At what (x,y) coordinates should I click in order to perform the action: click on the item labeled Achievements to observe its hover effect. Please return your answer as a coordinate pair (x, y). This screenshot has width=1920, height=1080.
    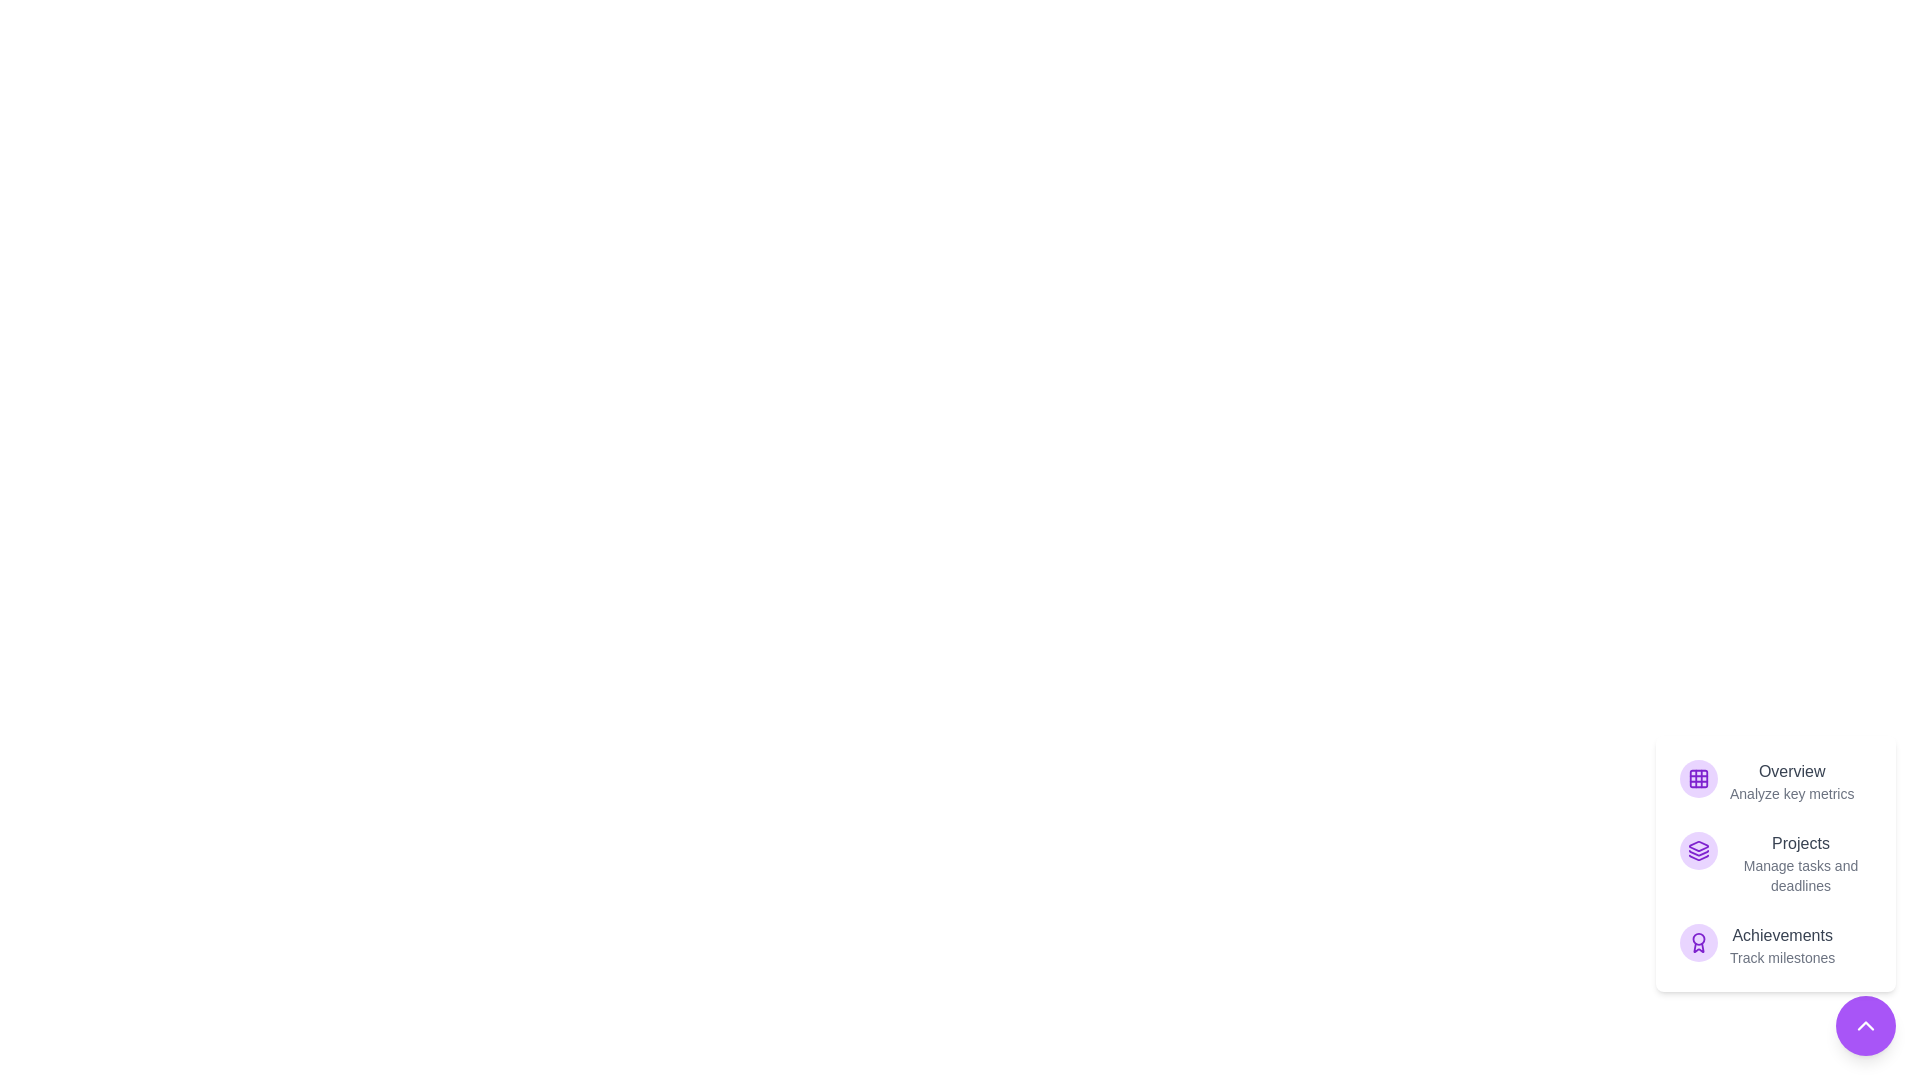
    Looking at the image, I should click on (1776, 945).